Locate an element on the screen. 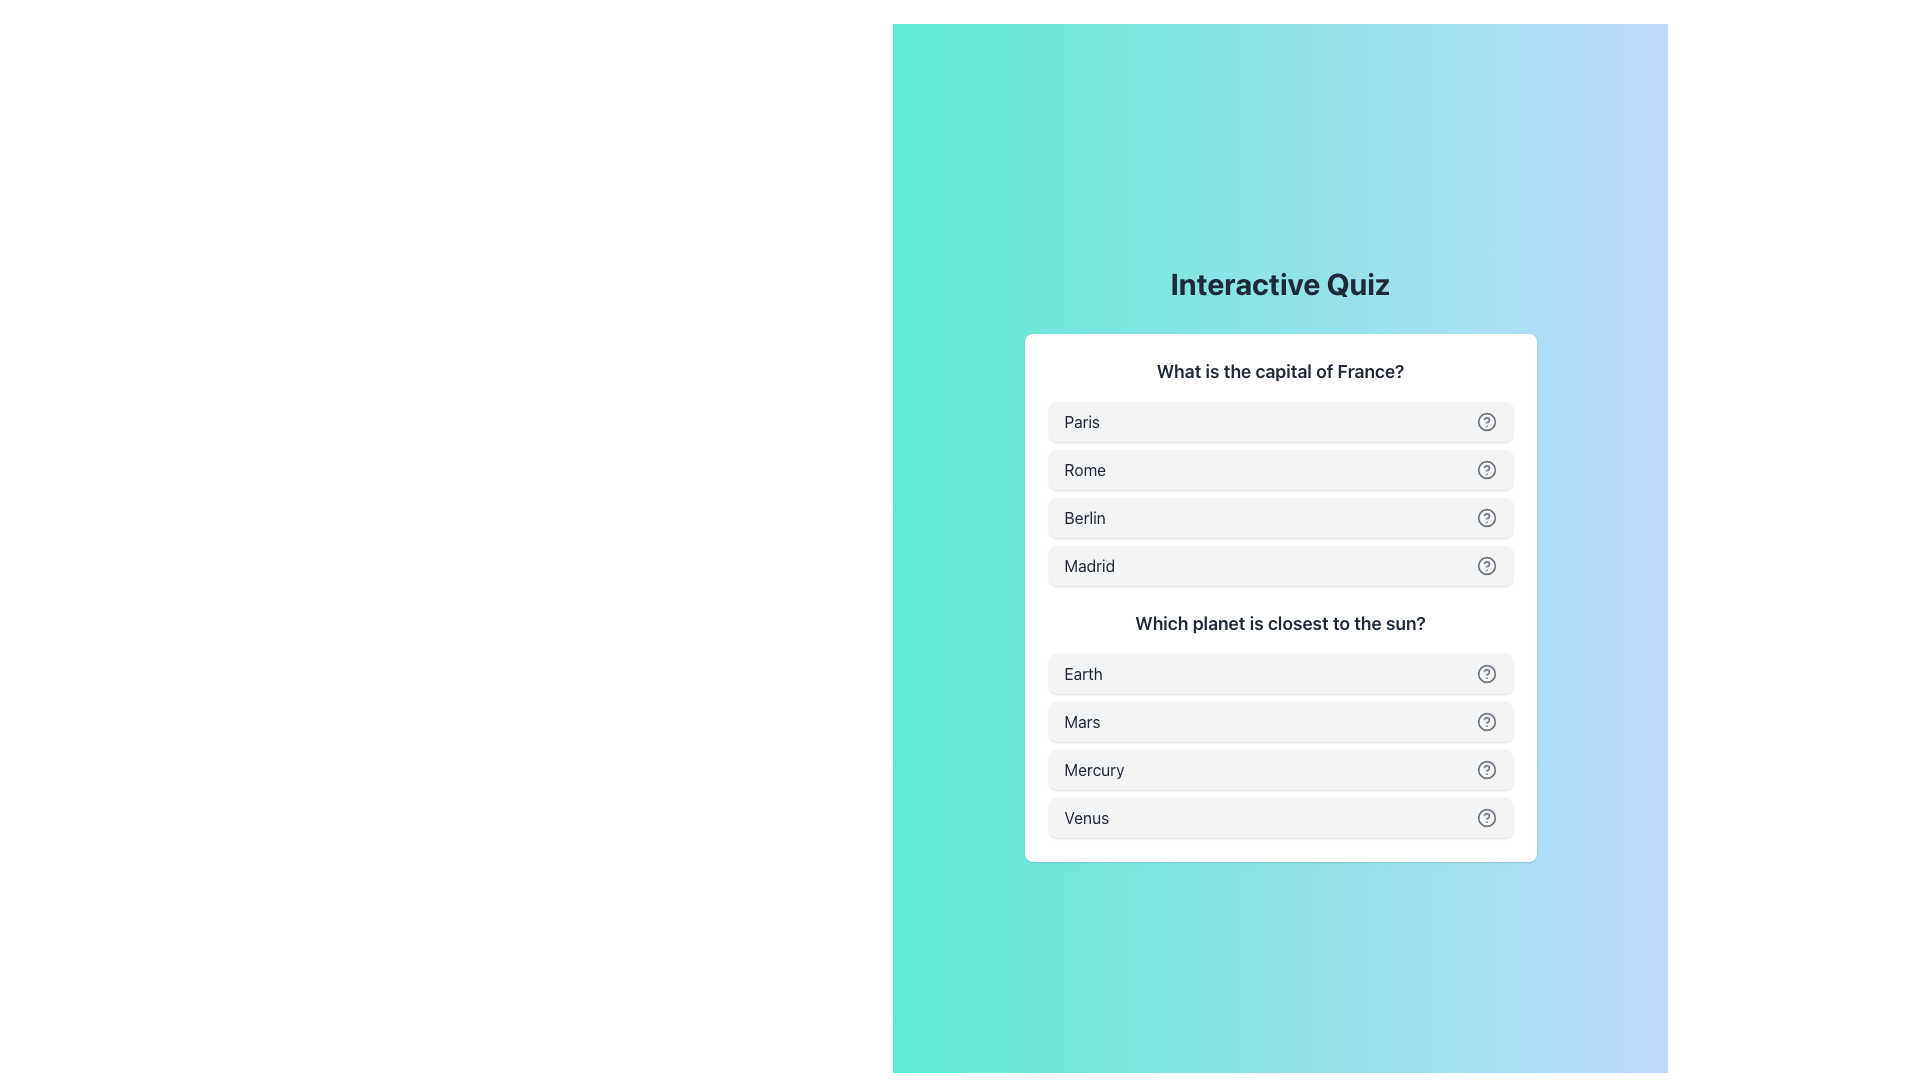 The image size is (1920, 1080). the bold text label 'Interactive Quiz' which is styled with a dark grayscale font and located above quiz questions is located at coordinates (1280, 284).